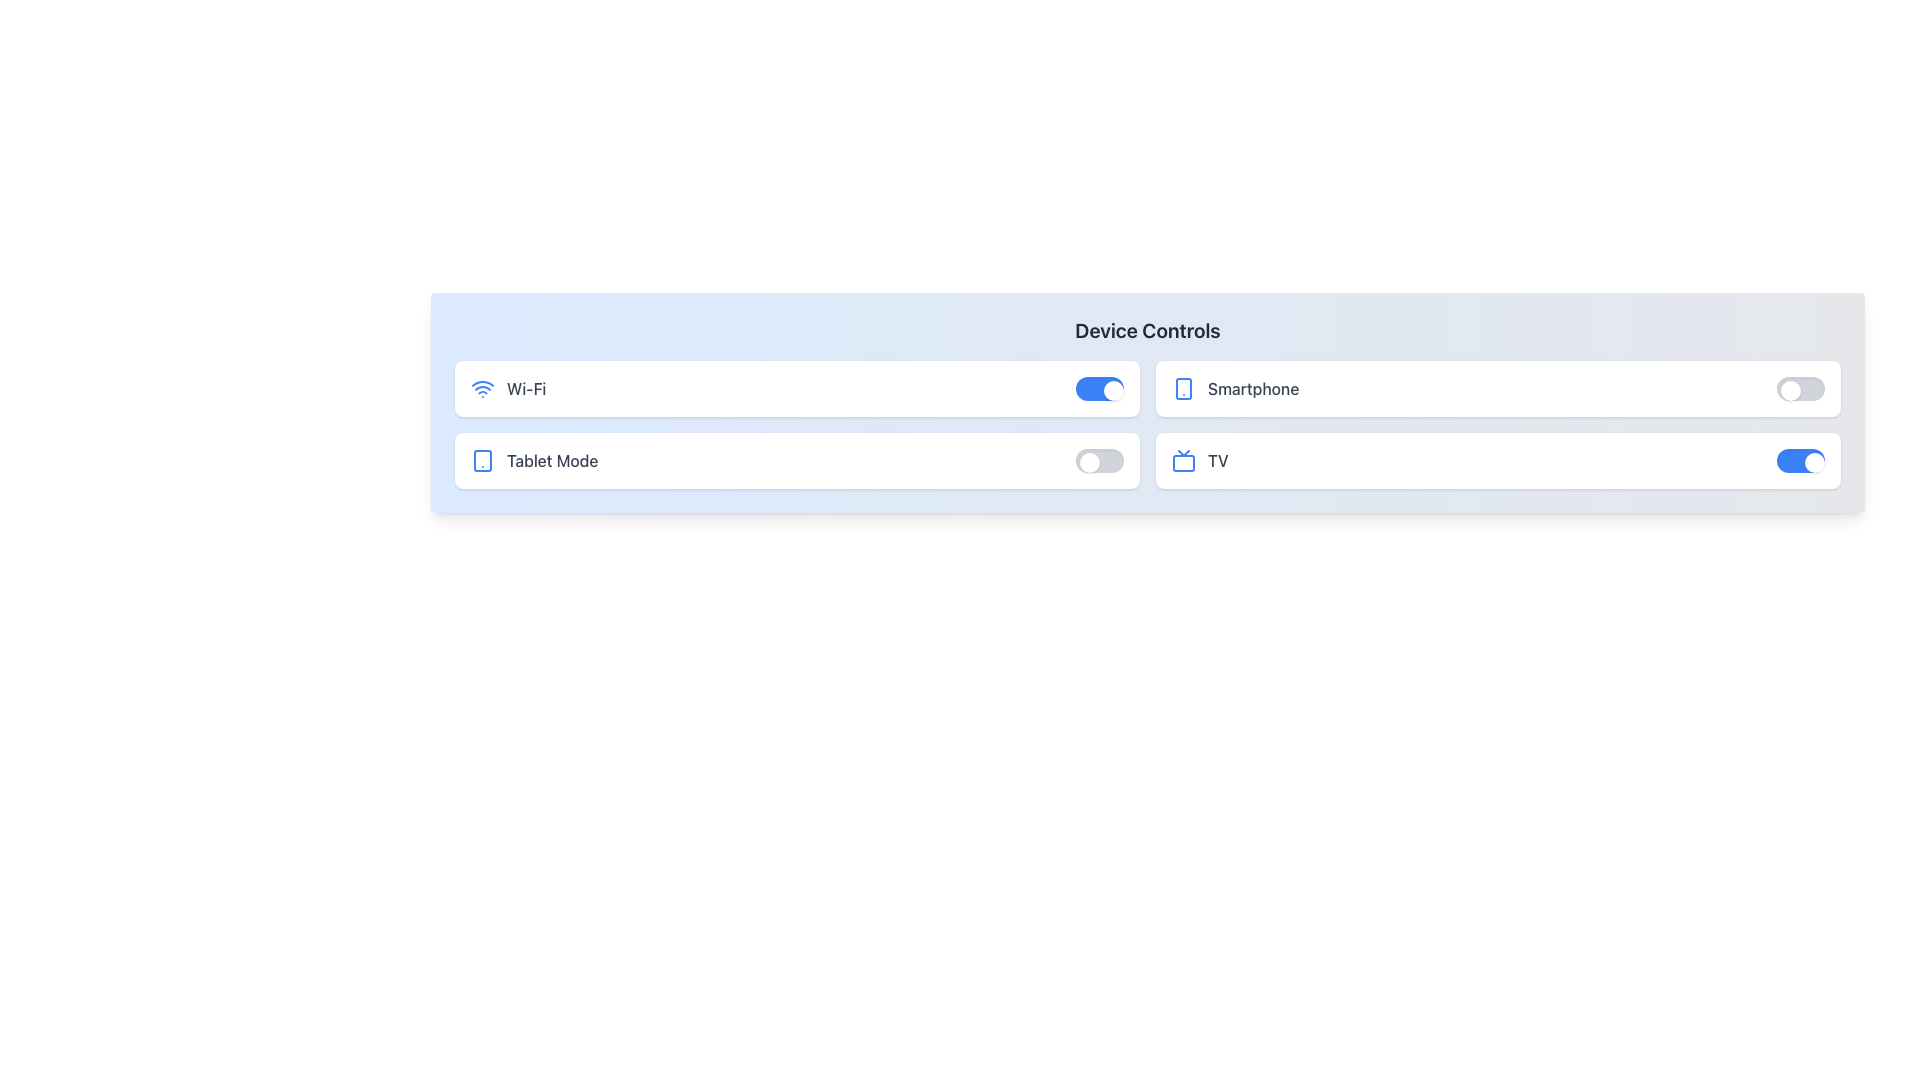 This screenshot has width=1920, height=1080. Describe the element at coordinates (483, 389) in the screenshot. I see `the Wi-Fi icon located on the left side of the 'Wi-Fi' control section in the list interface` at that location.